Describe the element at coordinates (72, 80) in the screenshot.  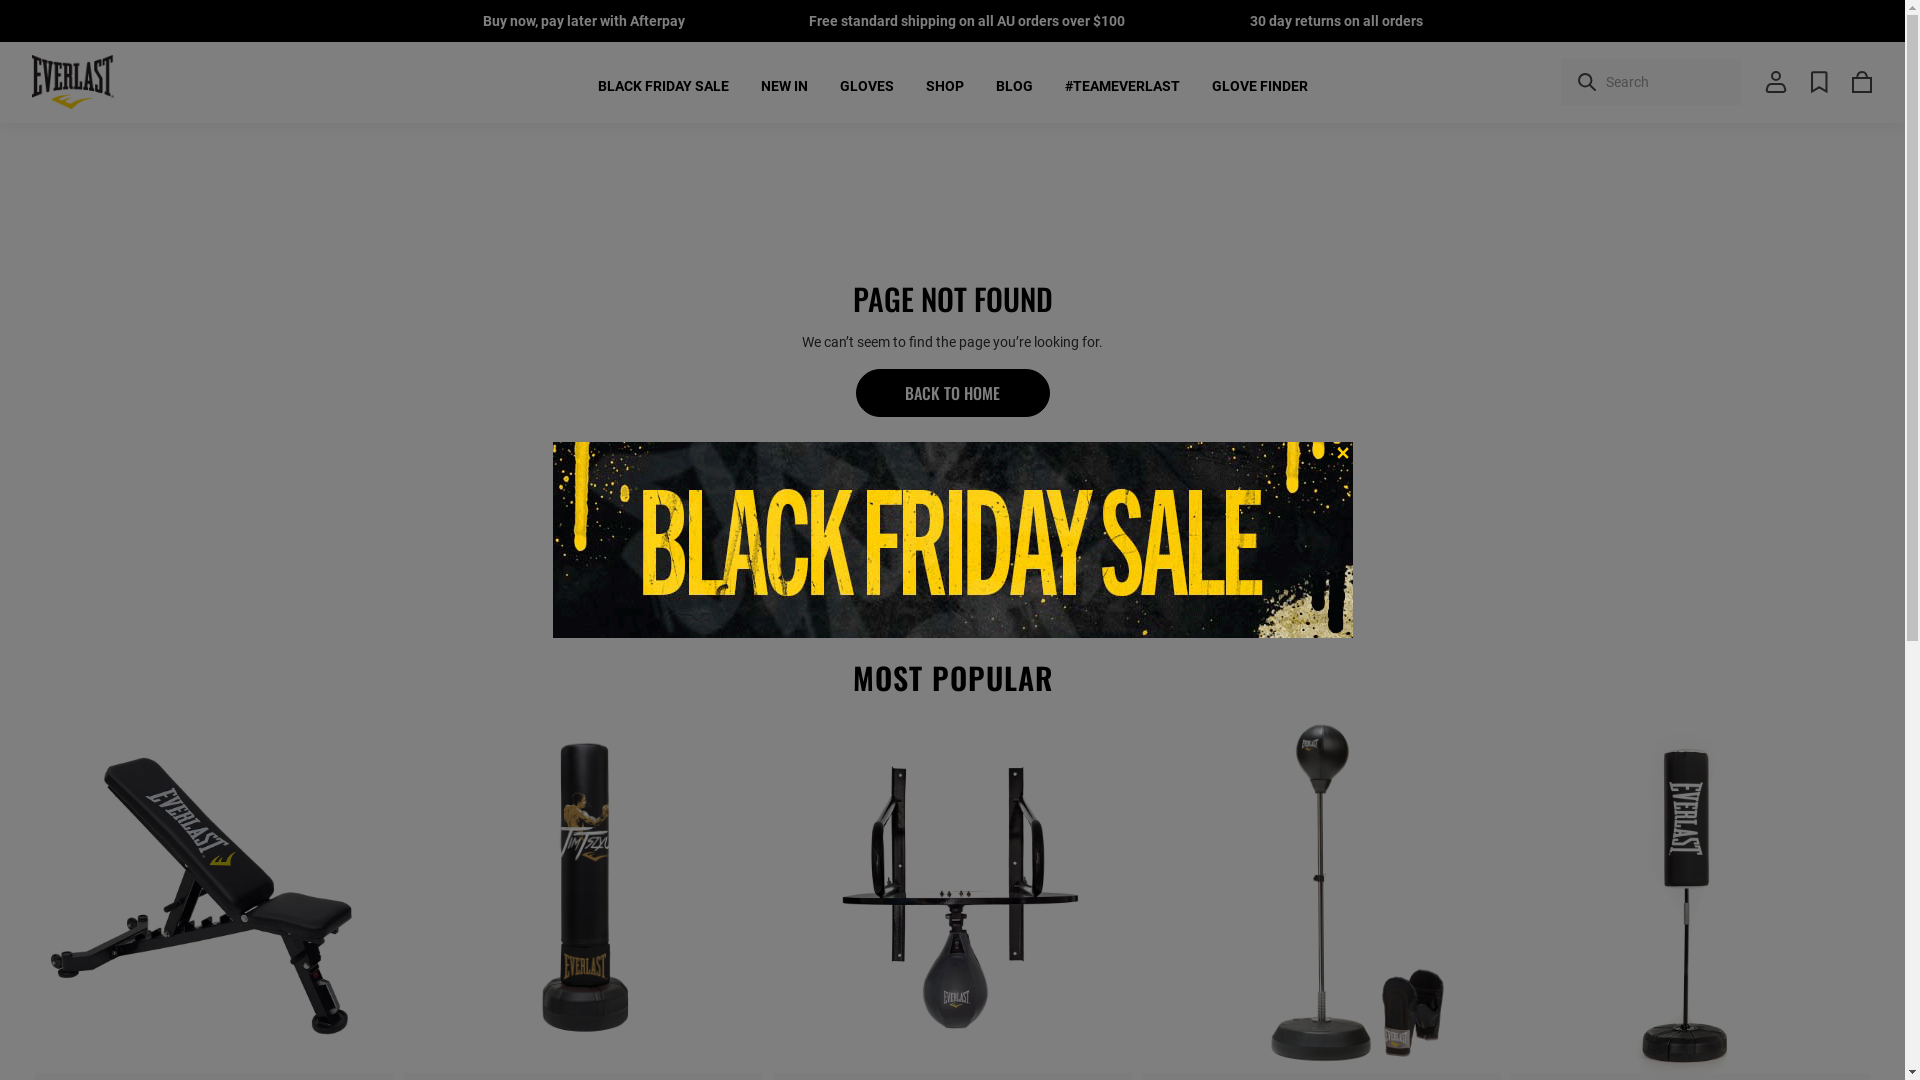
I see `'Everlast Australia'` at that location.